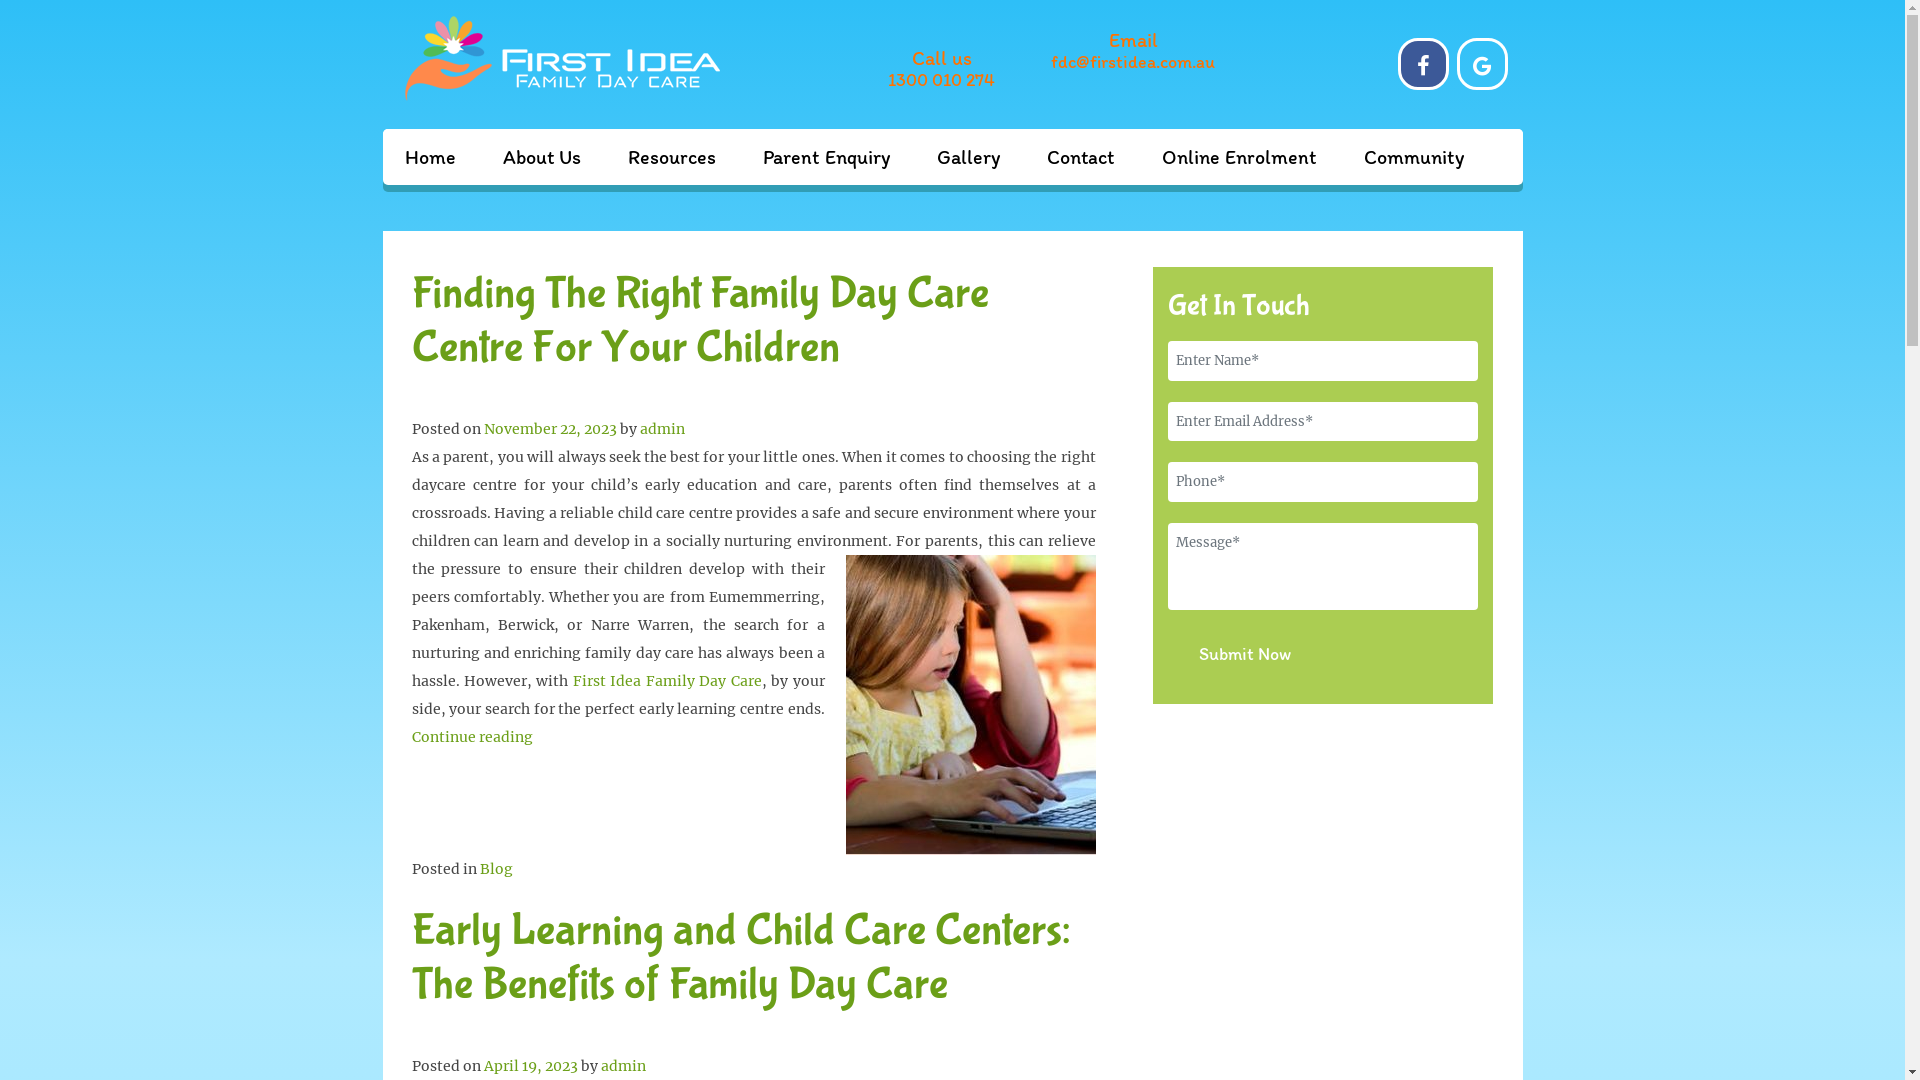  What do you see at coordinates (428, 156) in the screenshot?
I see `'Home'` at bounding box center [428, 156].